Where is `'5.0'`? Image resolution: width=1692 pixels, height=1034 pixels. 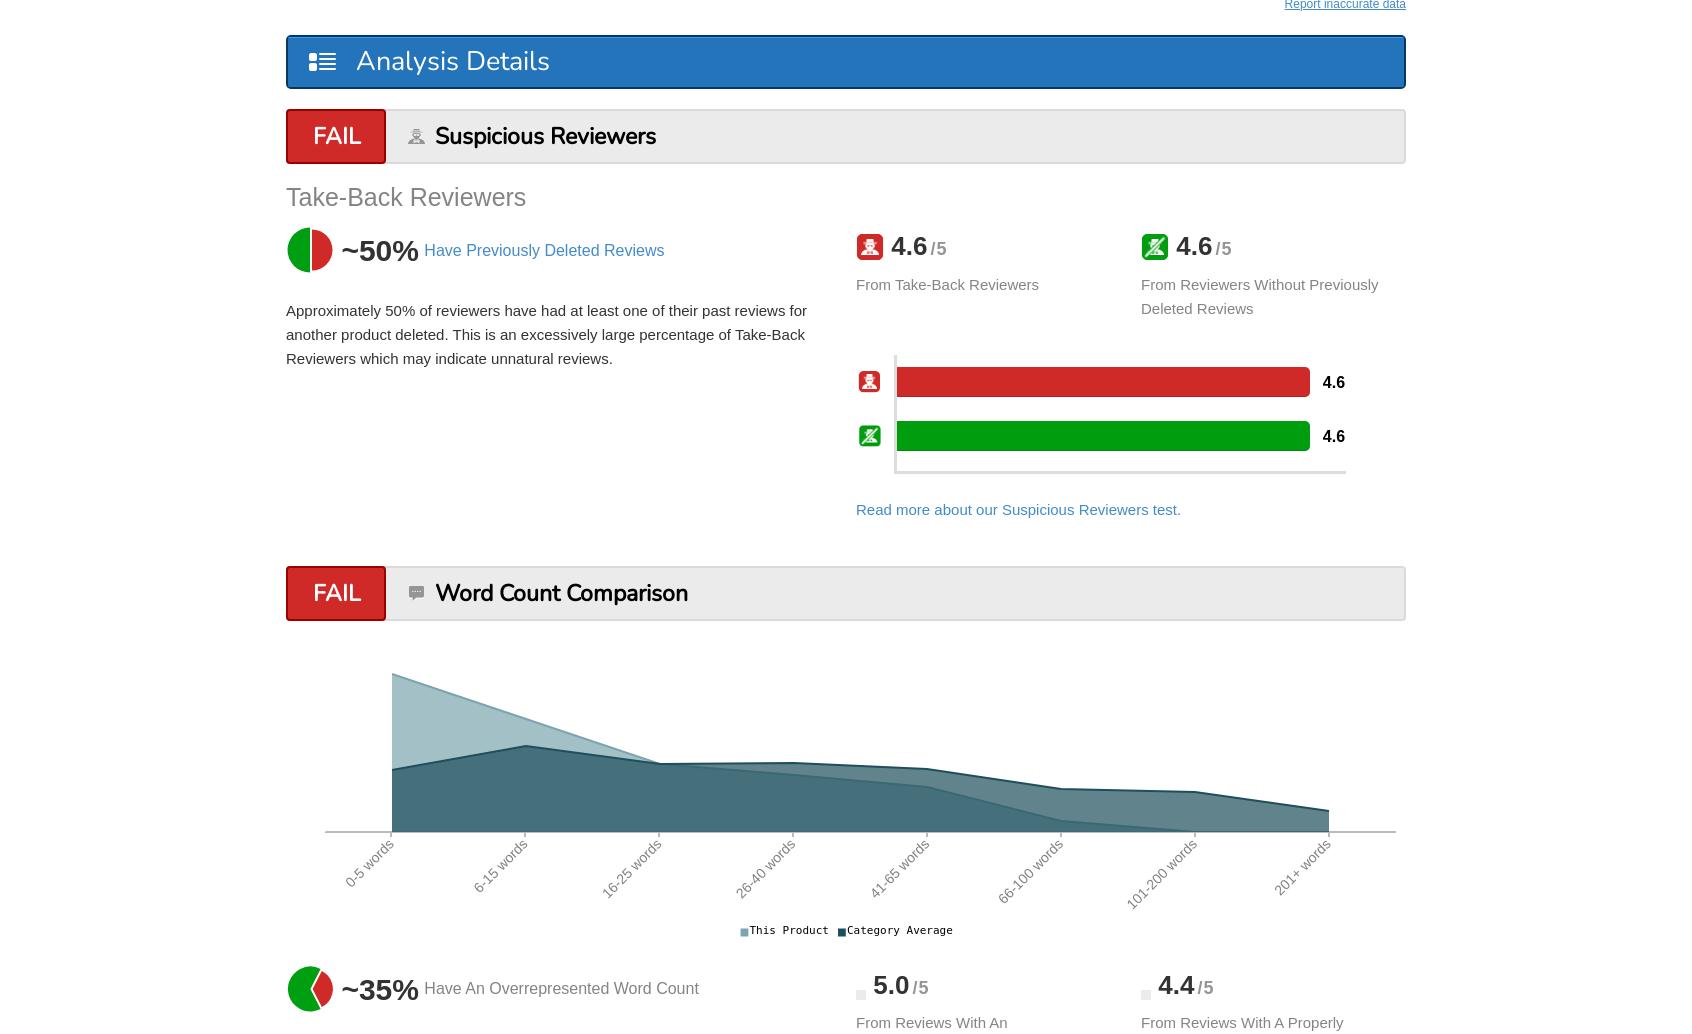 '5.0' is located at coordinates (886, 982).